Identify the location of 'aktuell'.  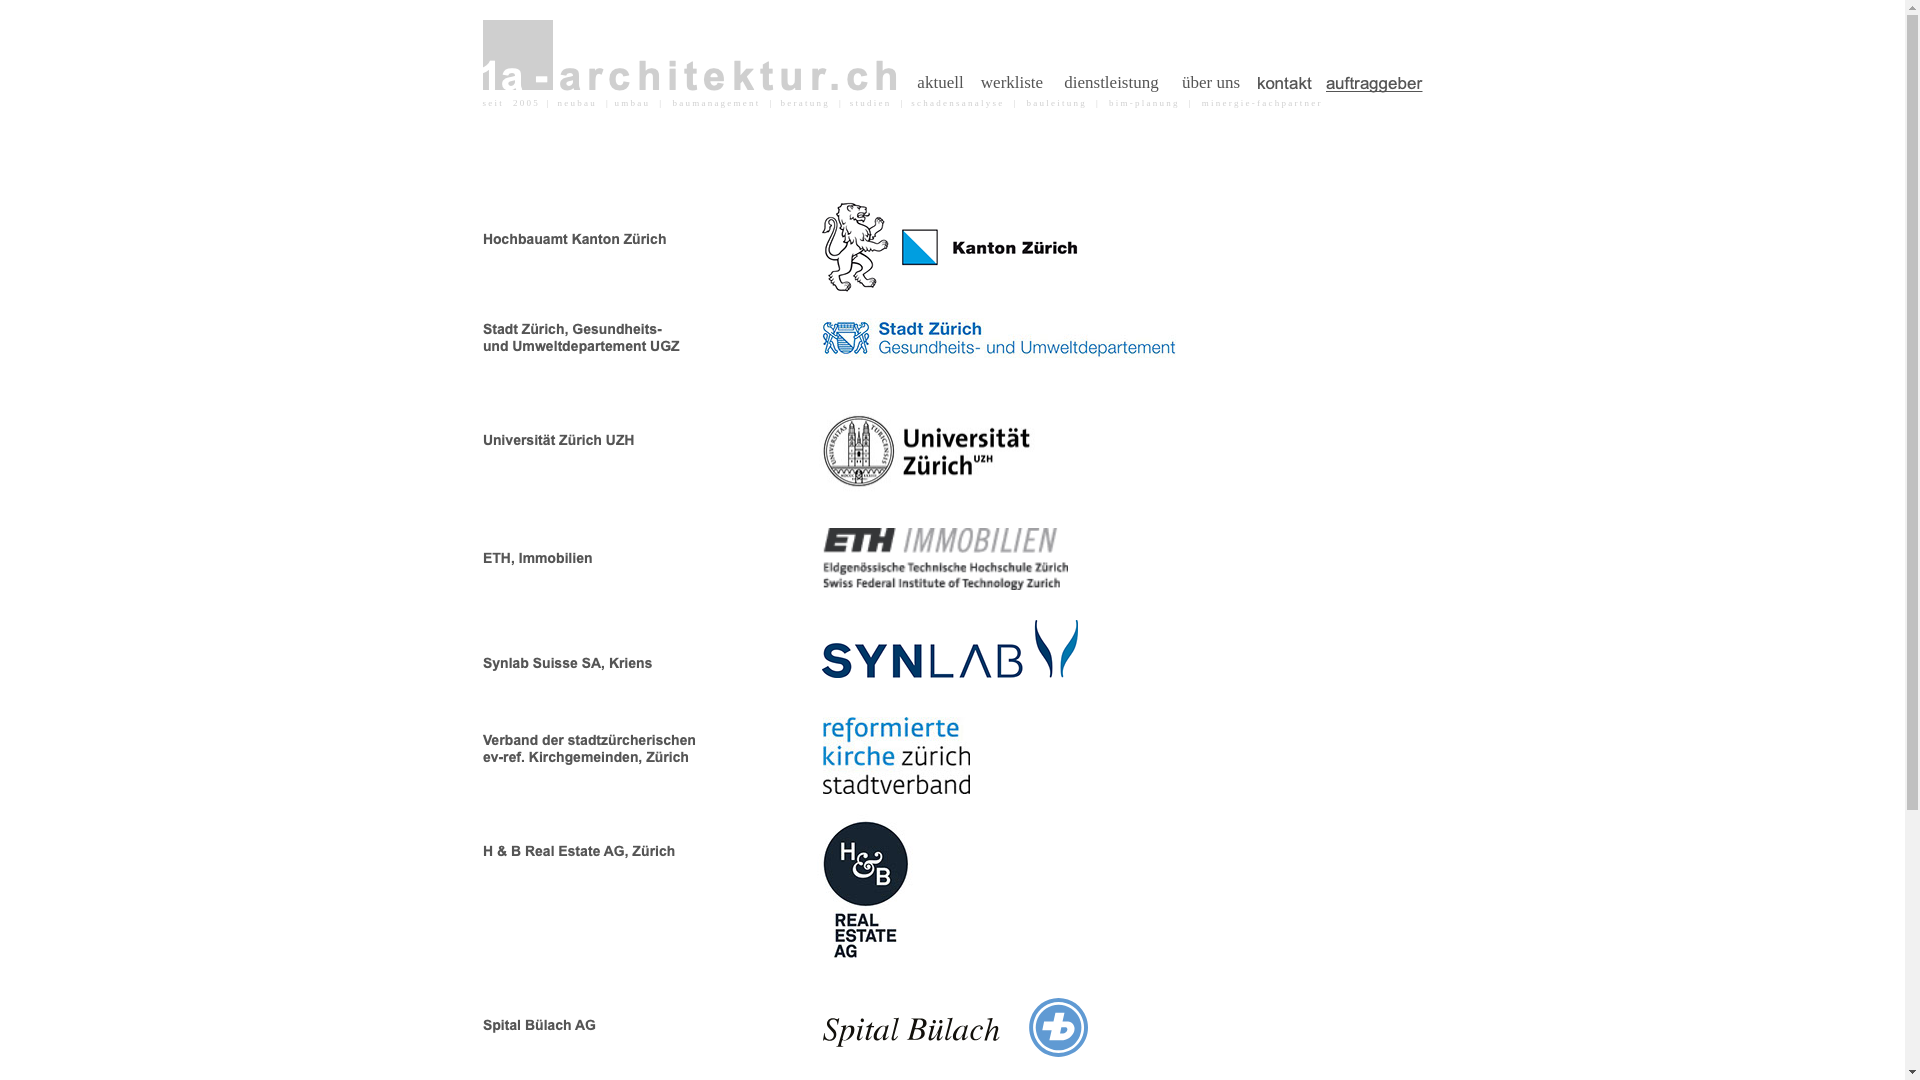
(909, 82).